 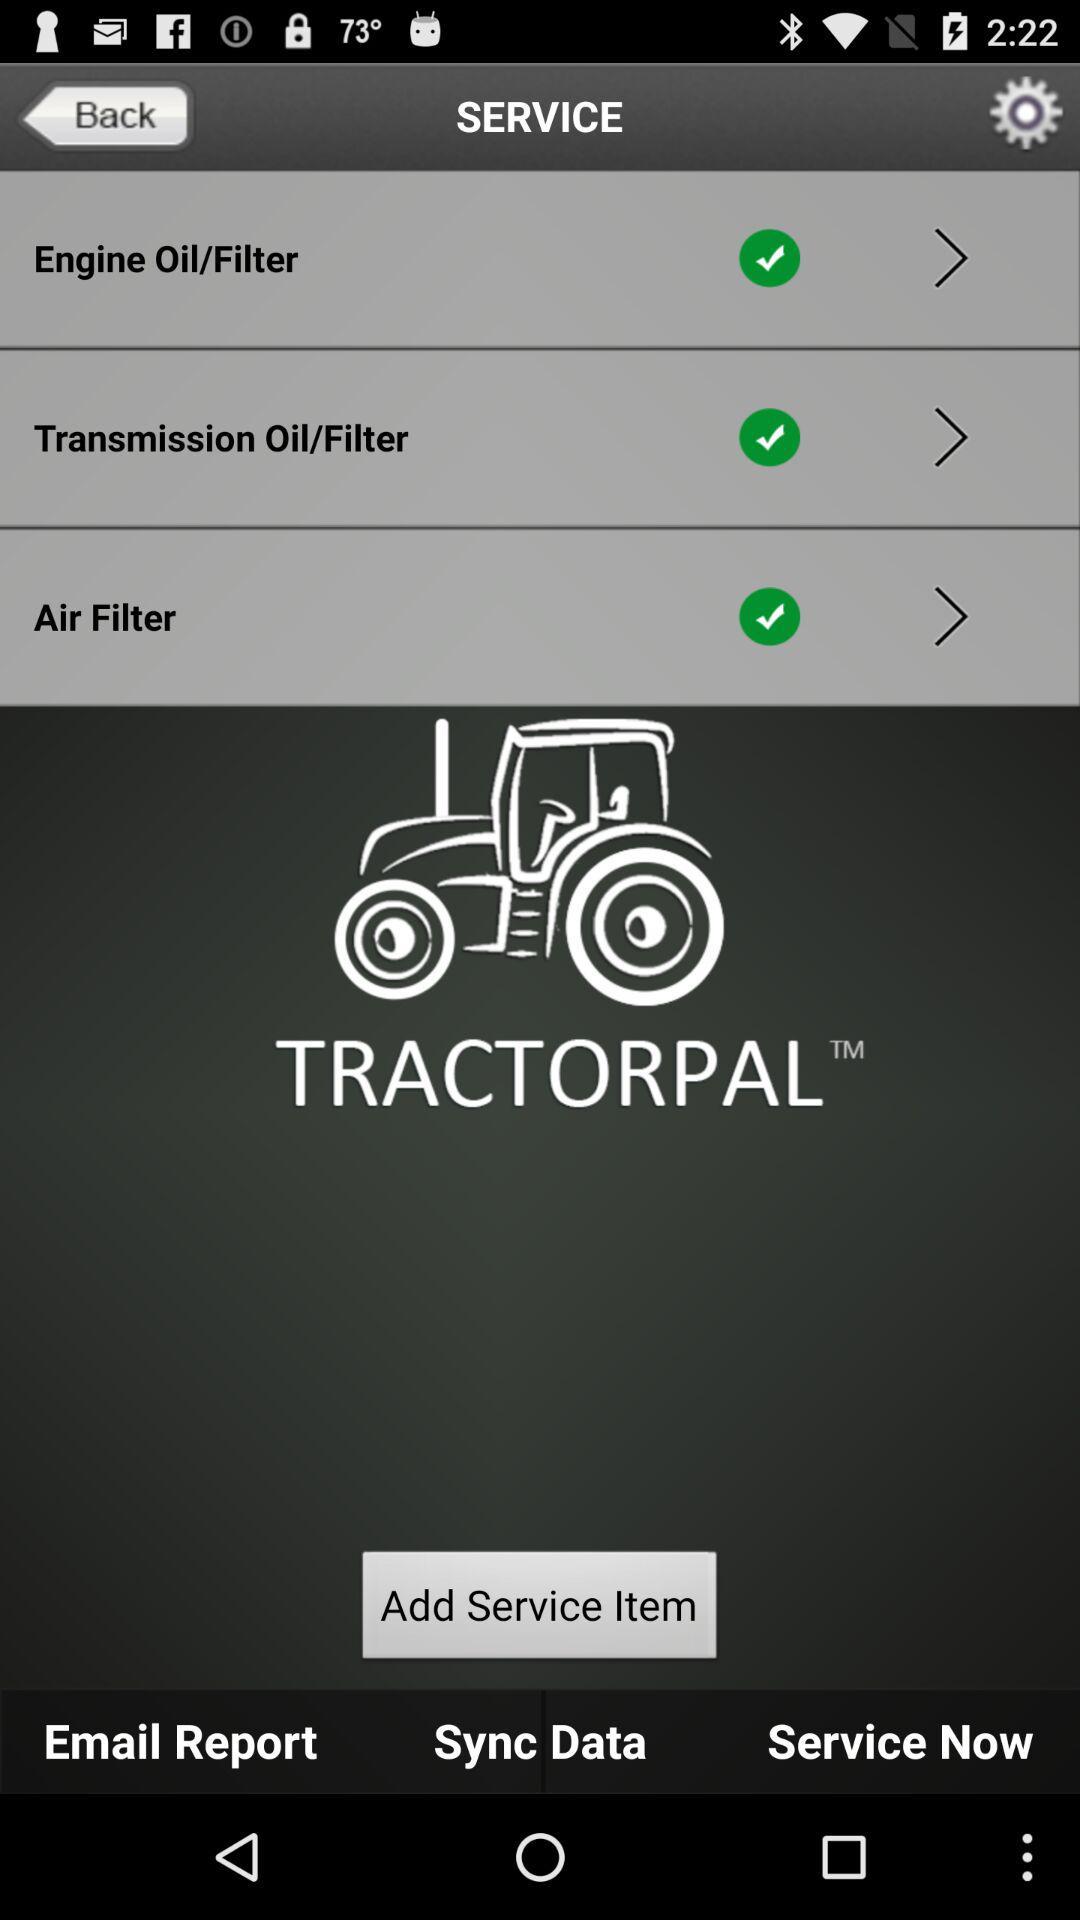 What do you see at coordinates (104, 114) in the screenshot?
I see `go back` at bounding box center [104, 114].